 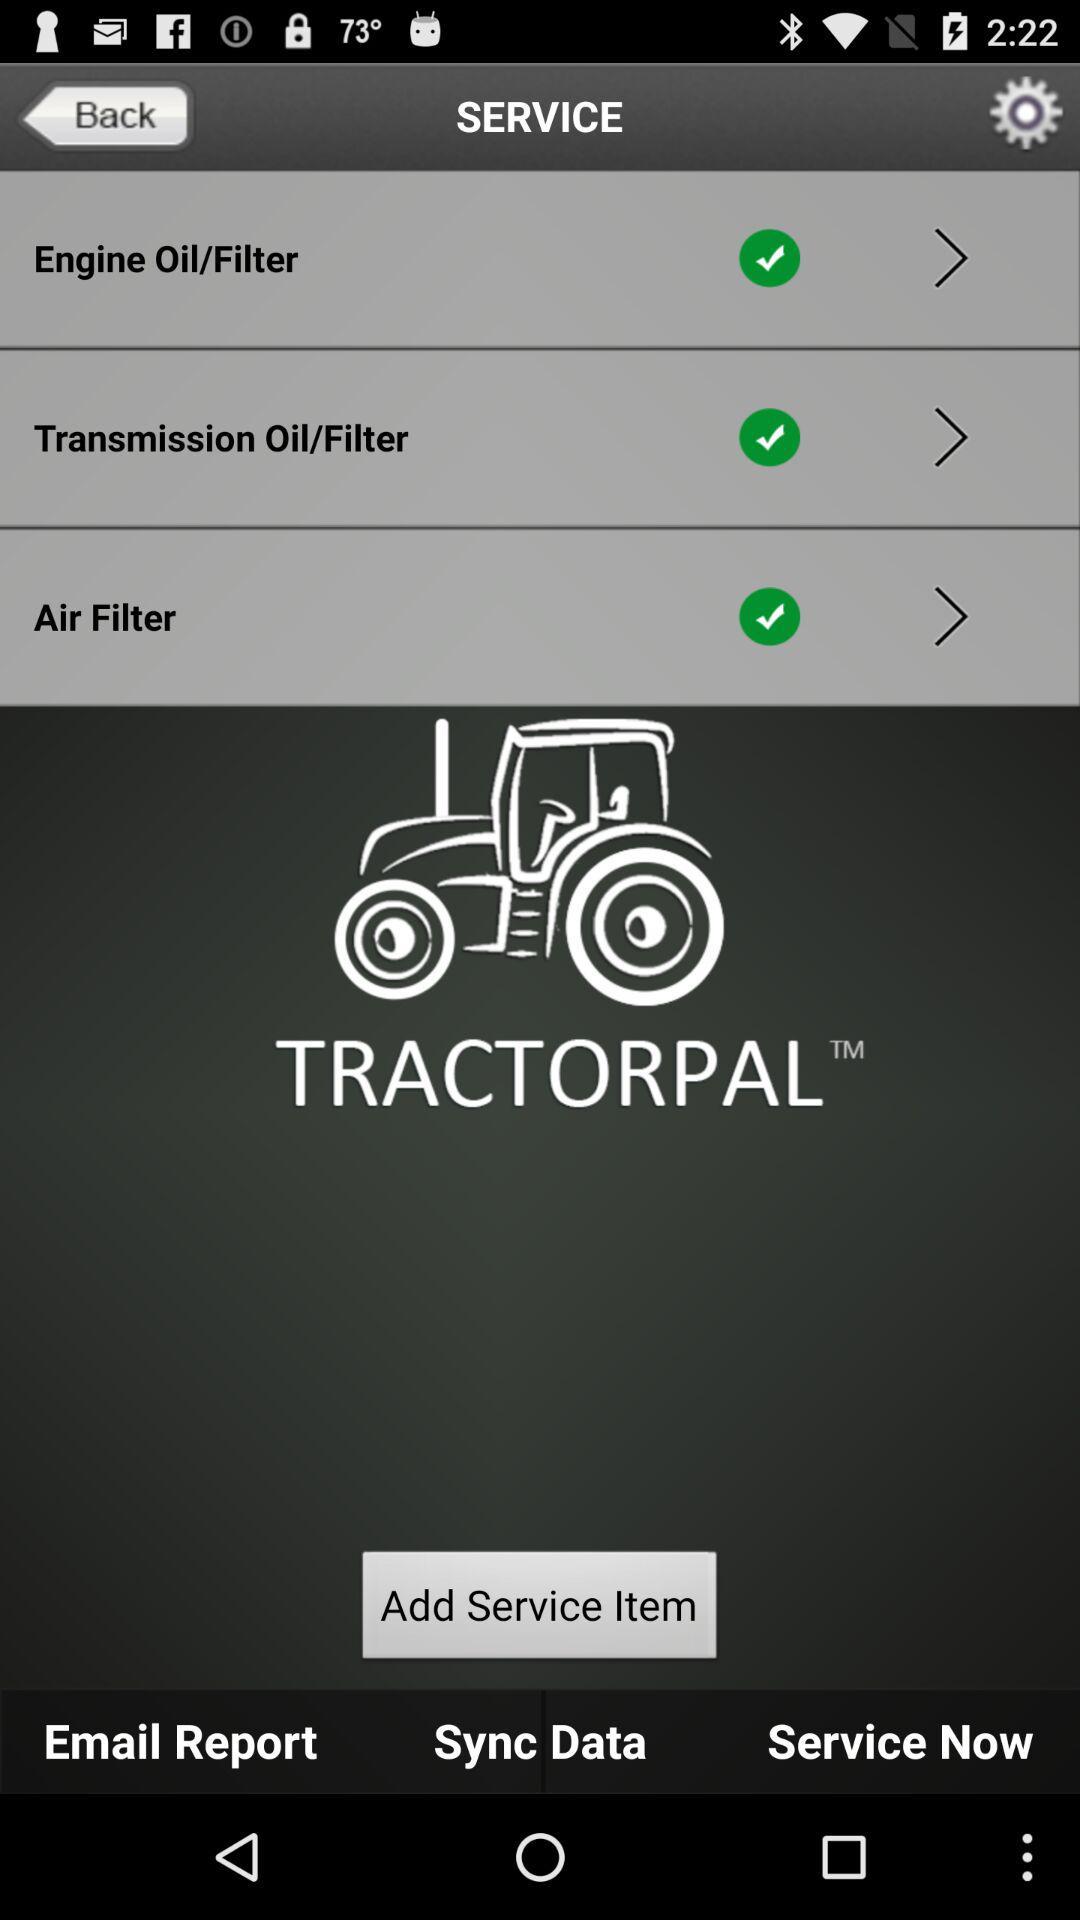 What do you see at coordinates (104, 114) in the screenshot?
I see `go back` at bounding box center [104, 114].